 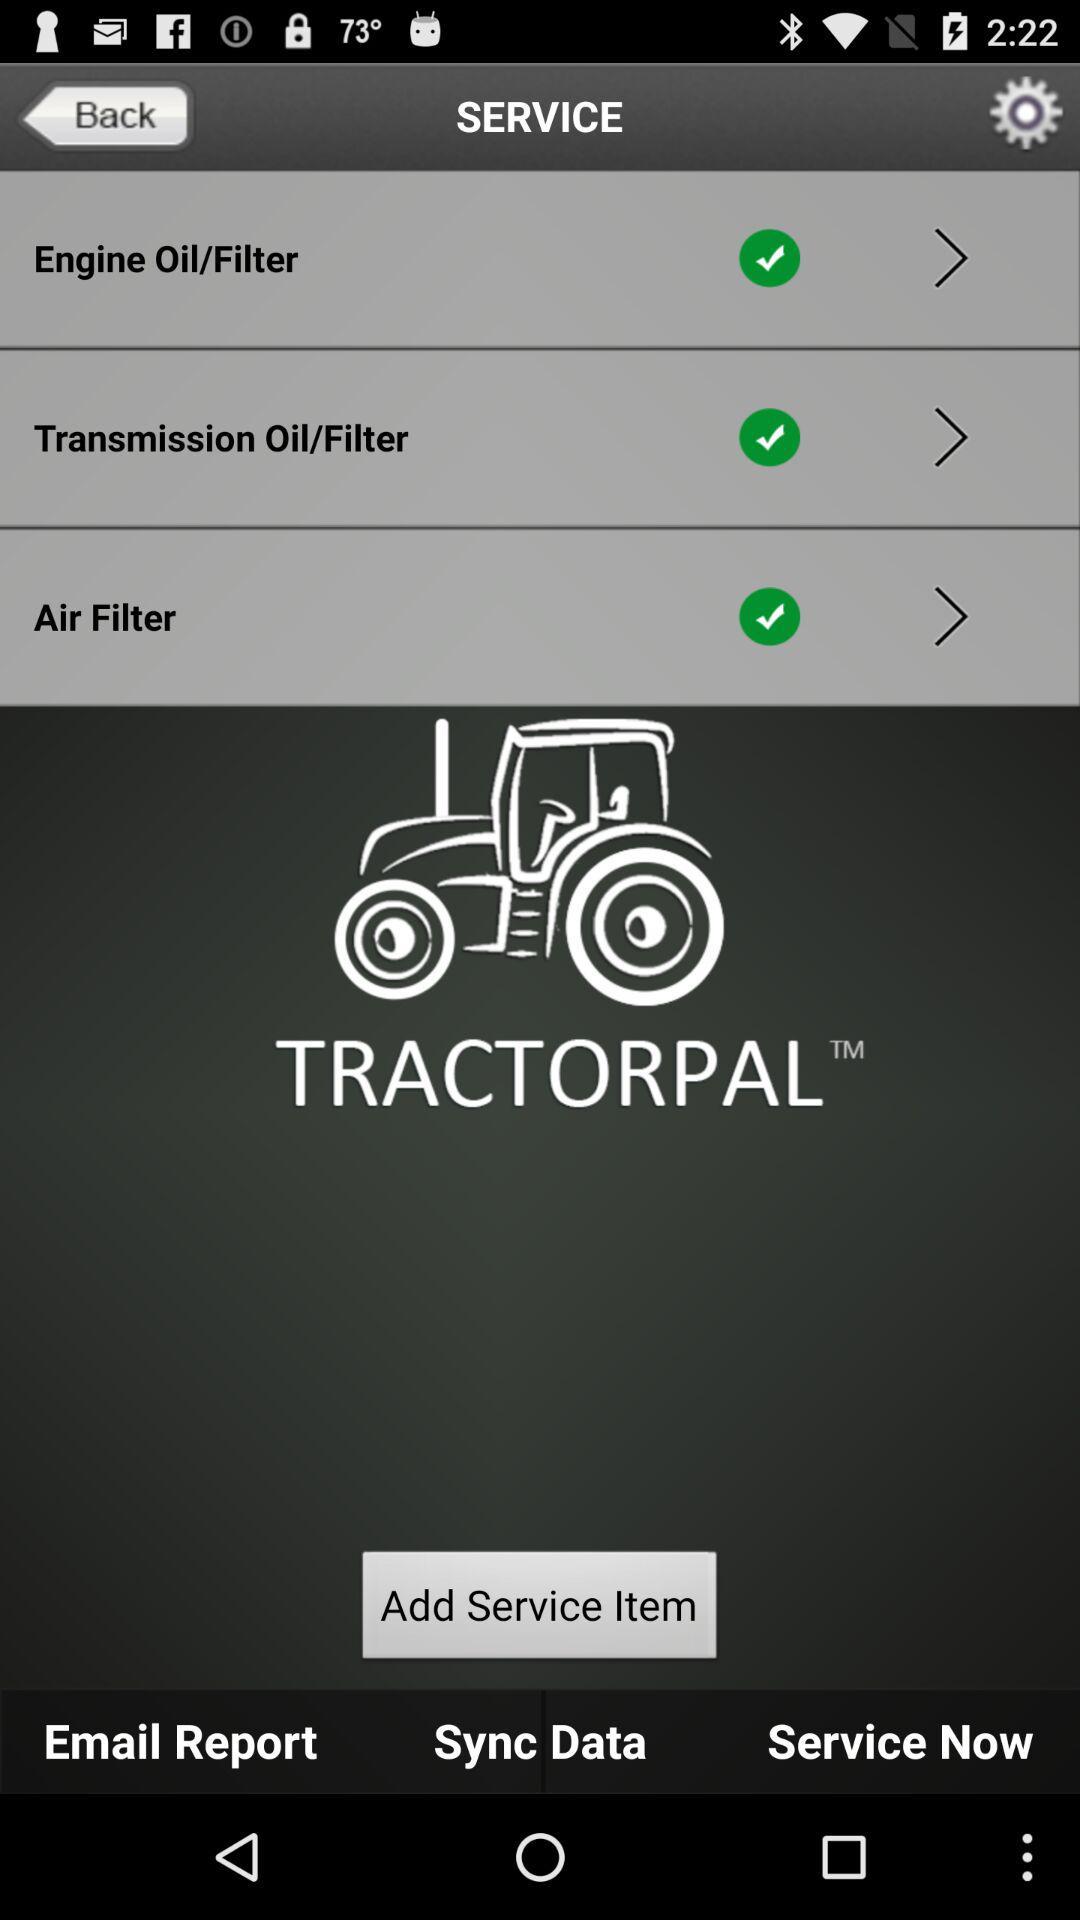 What do you see at coordinates (104, 114) in the screenshot?
I see `go back` at bounding box center [104, 114].